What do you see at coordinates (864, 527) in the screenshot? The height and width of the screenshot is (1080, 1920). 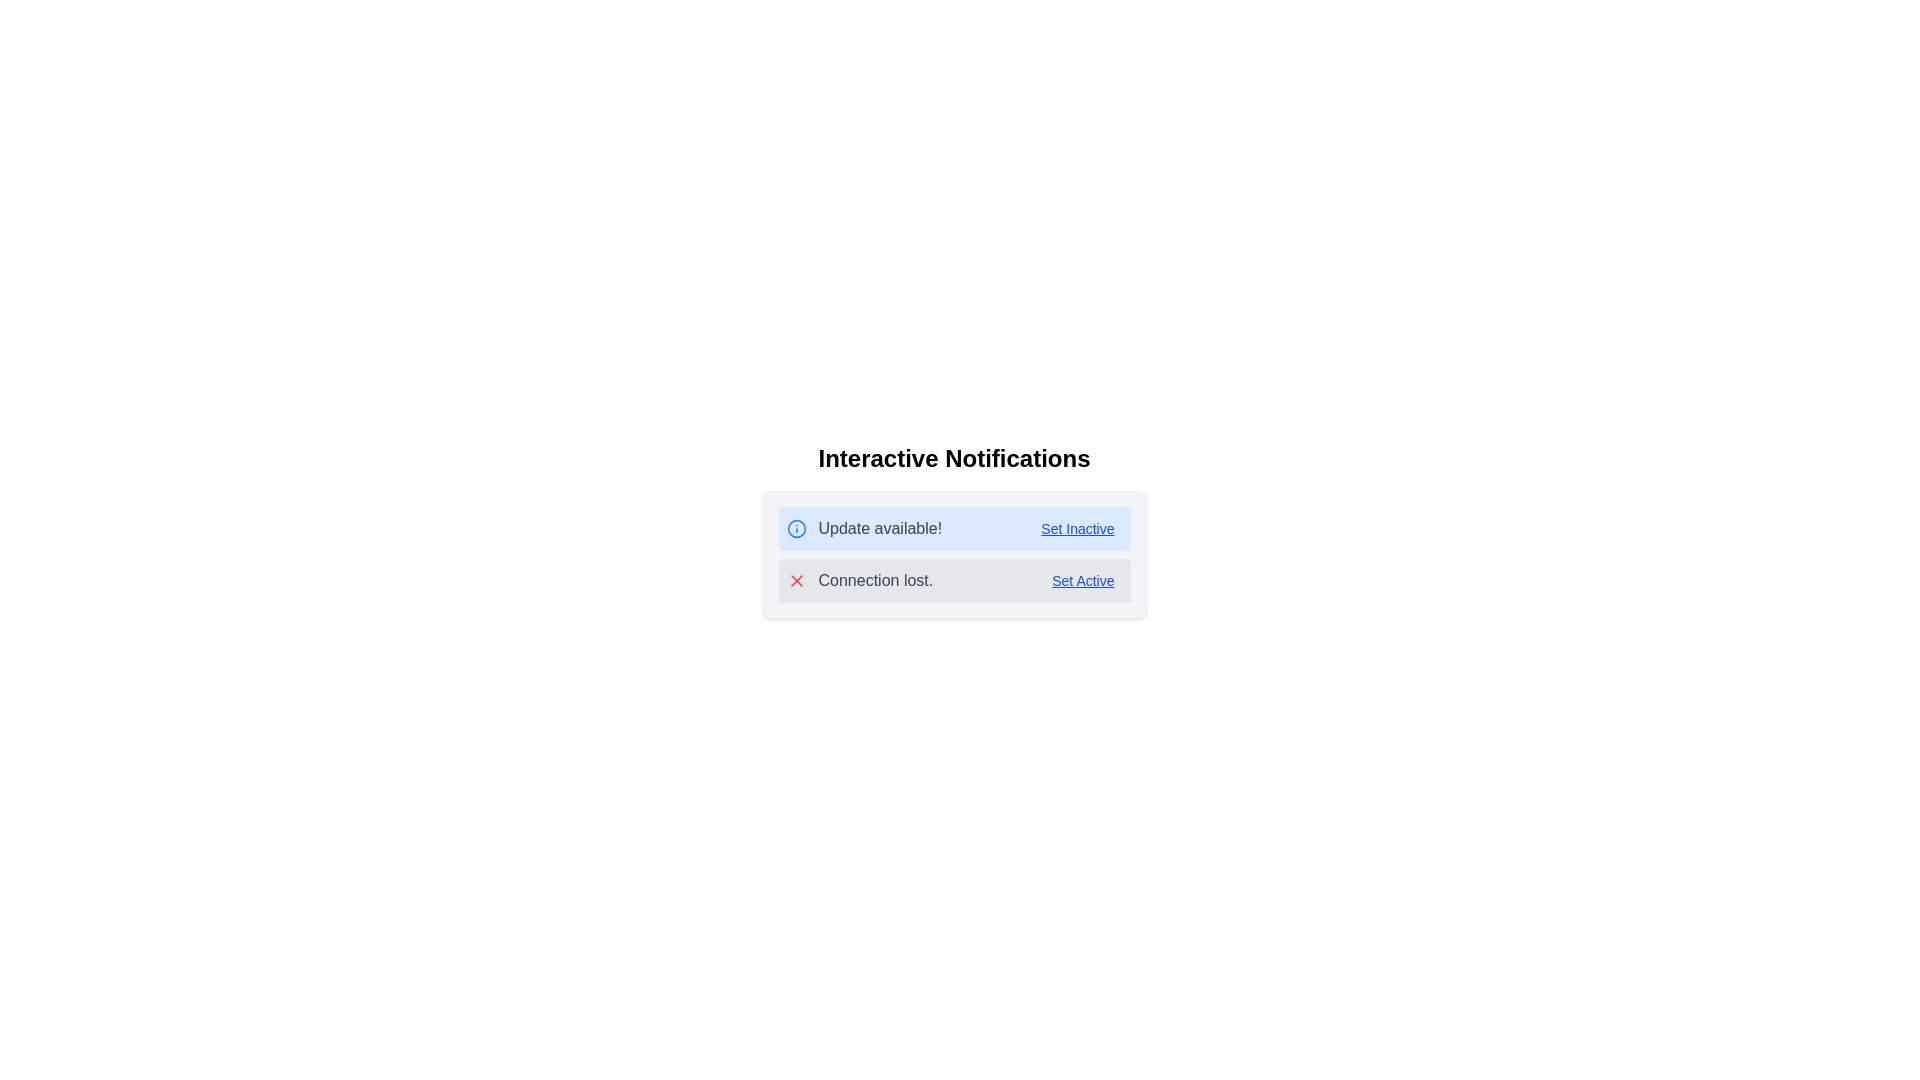 I see `the informational text with icon that indicates the availability of an update` at bounding box center [864, 527].